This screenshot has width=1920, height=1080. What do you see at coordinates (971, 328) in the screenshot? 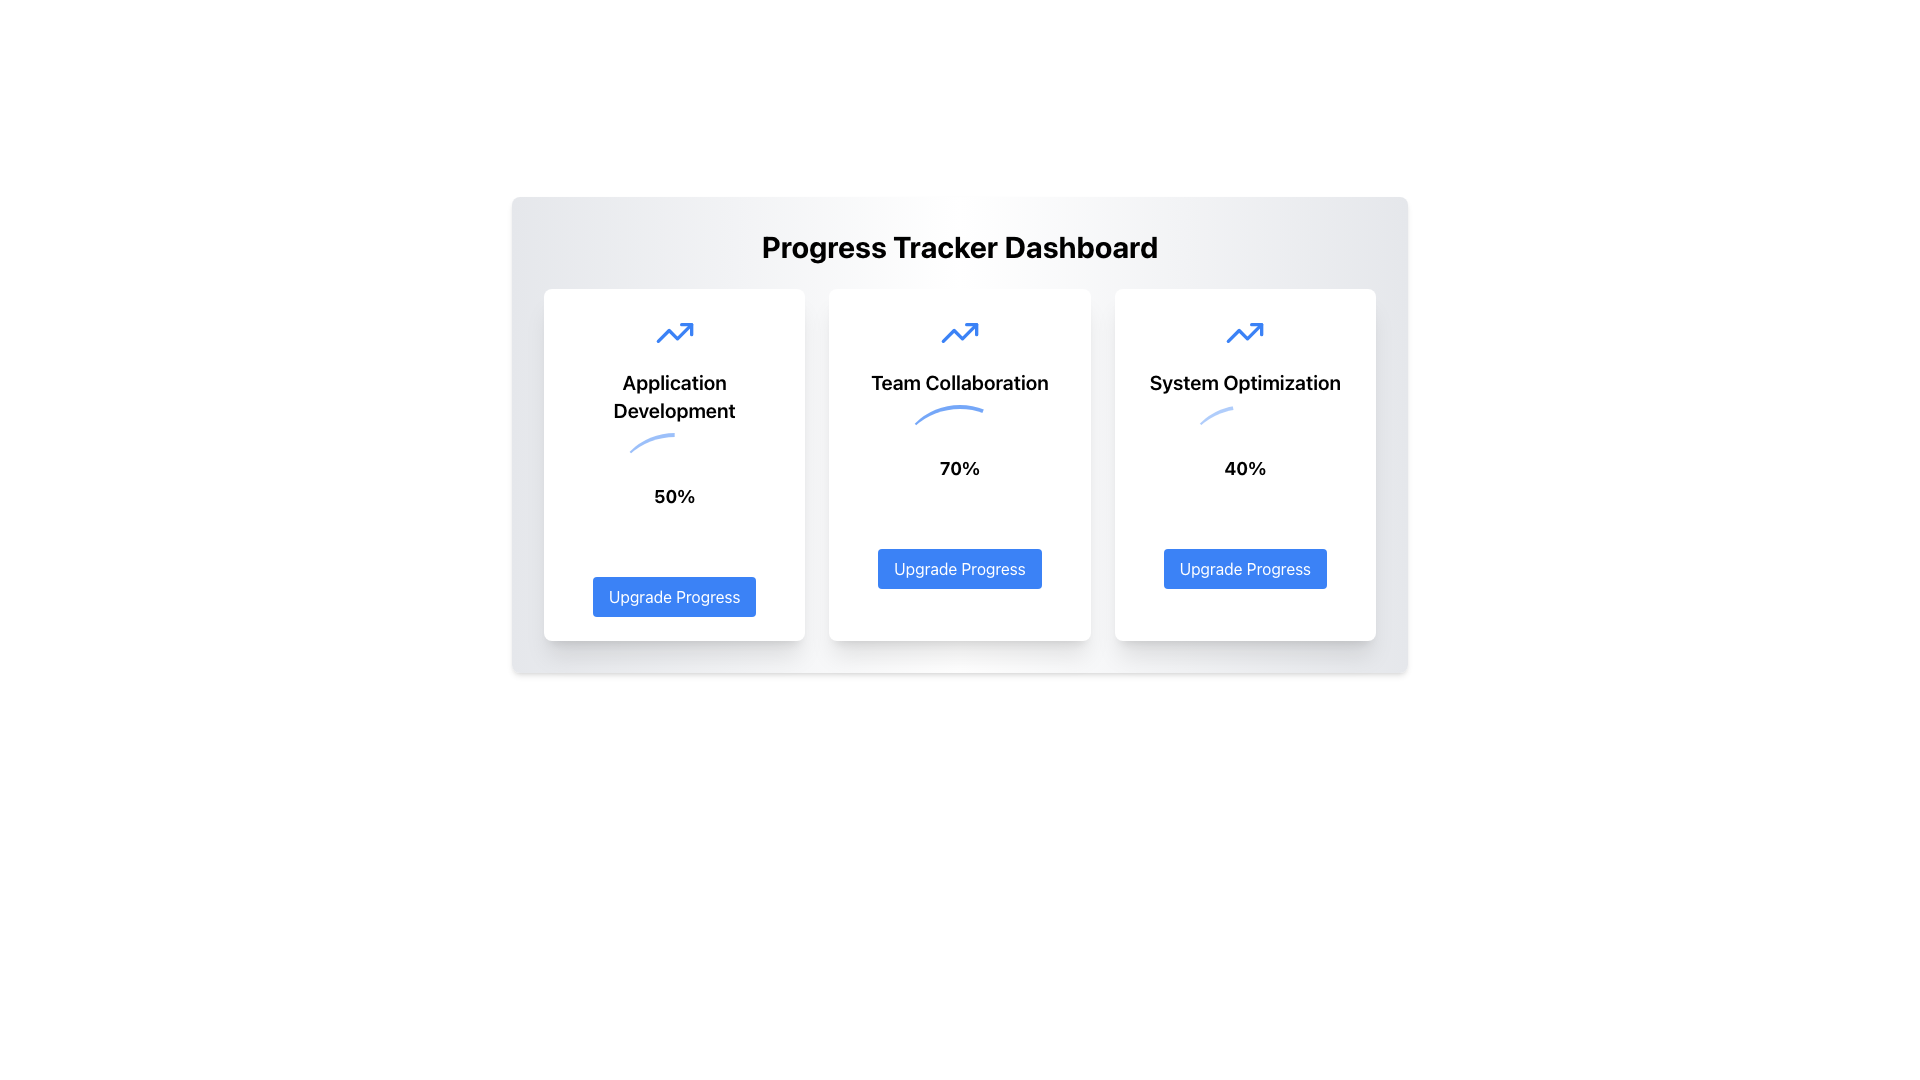
I see `the decorative triangle at the end of the arrow icon on the 'Team Collaboration' card` at bounding box center [971, 328].